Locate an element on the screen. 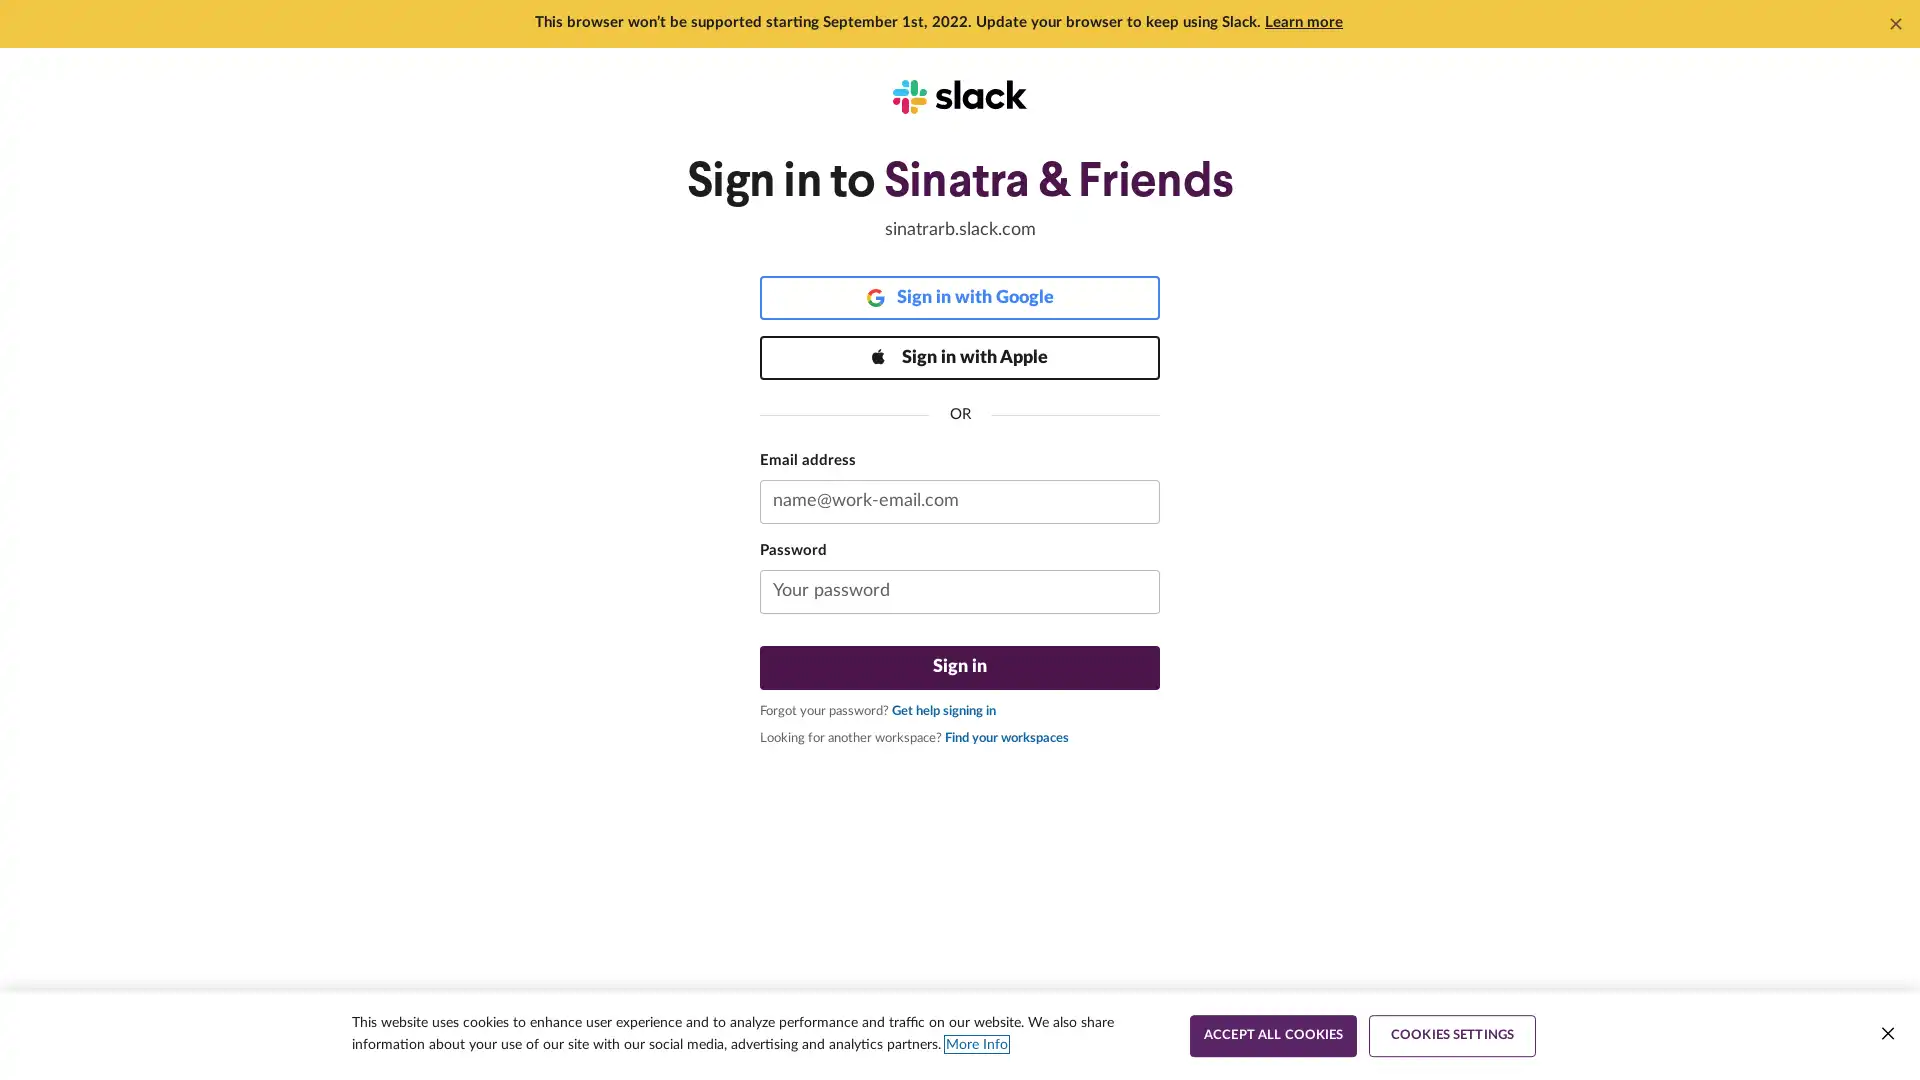  Close is located at coordinates (1886, 1033).